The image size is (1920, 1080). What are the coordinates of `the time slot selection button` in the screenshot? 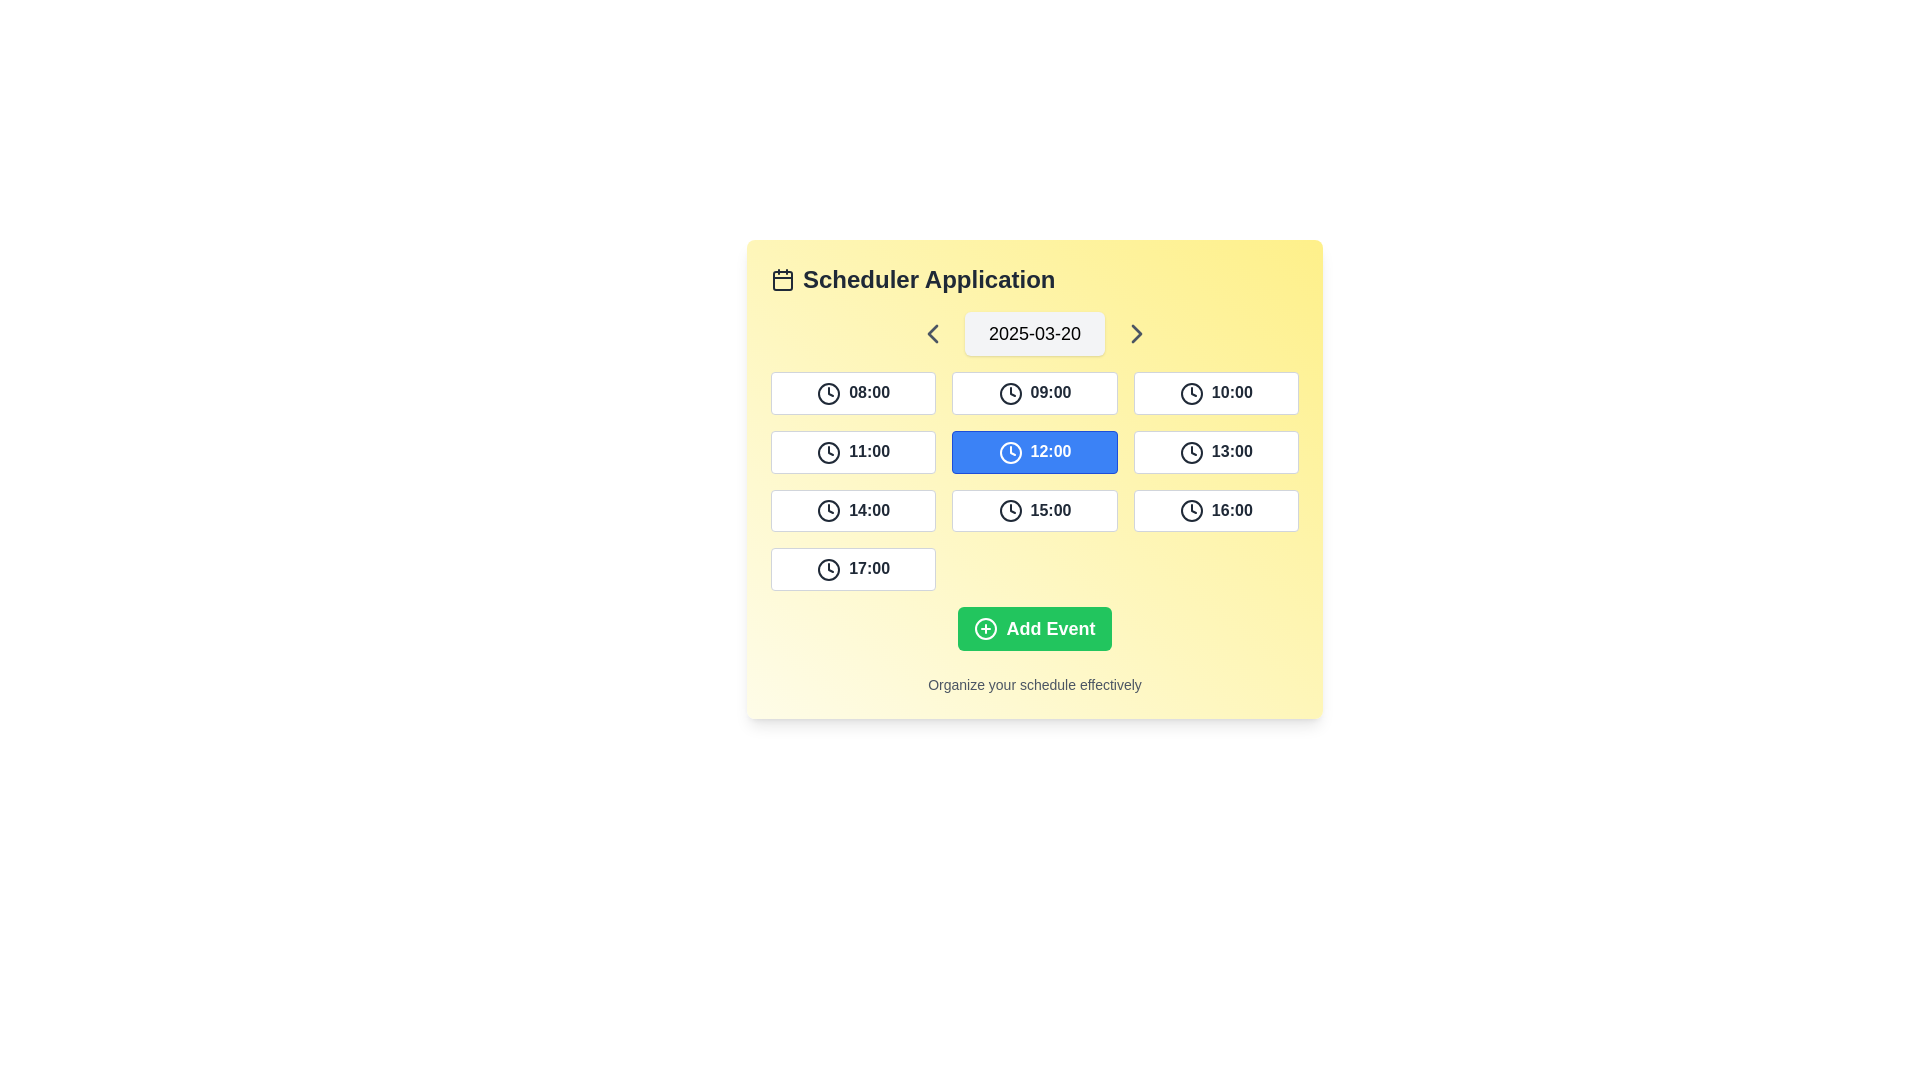 It's located at (853, 569).